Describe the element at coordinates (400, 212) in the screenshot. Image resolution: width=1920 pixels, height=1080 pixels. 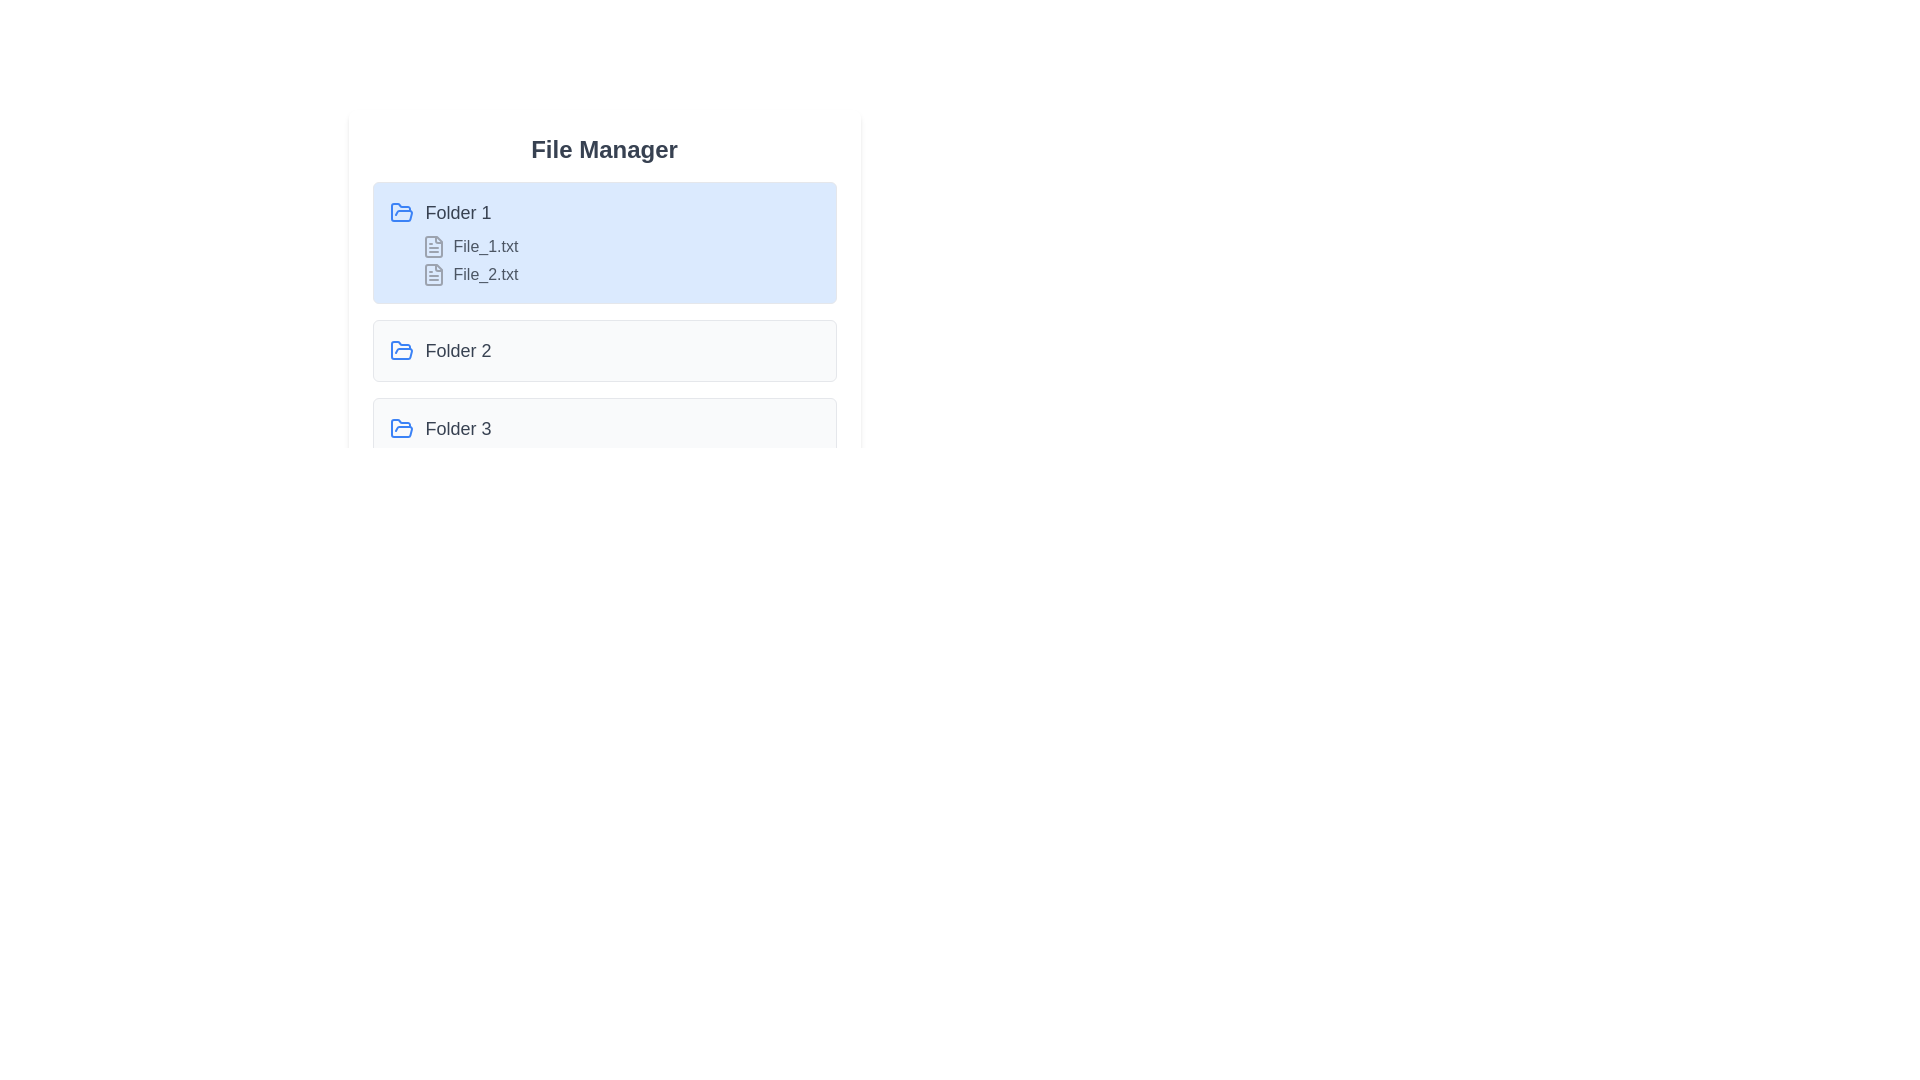
I see `the folder icon representing 'Folder 1', which is positioned to the left of the label within the file manager interface` at that location.